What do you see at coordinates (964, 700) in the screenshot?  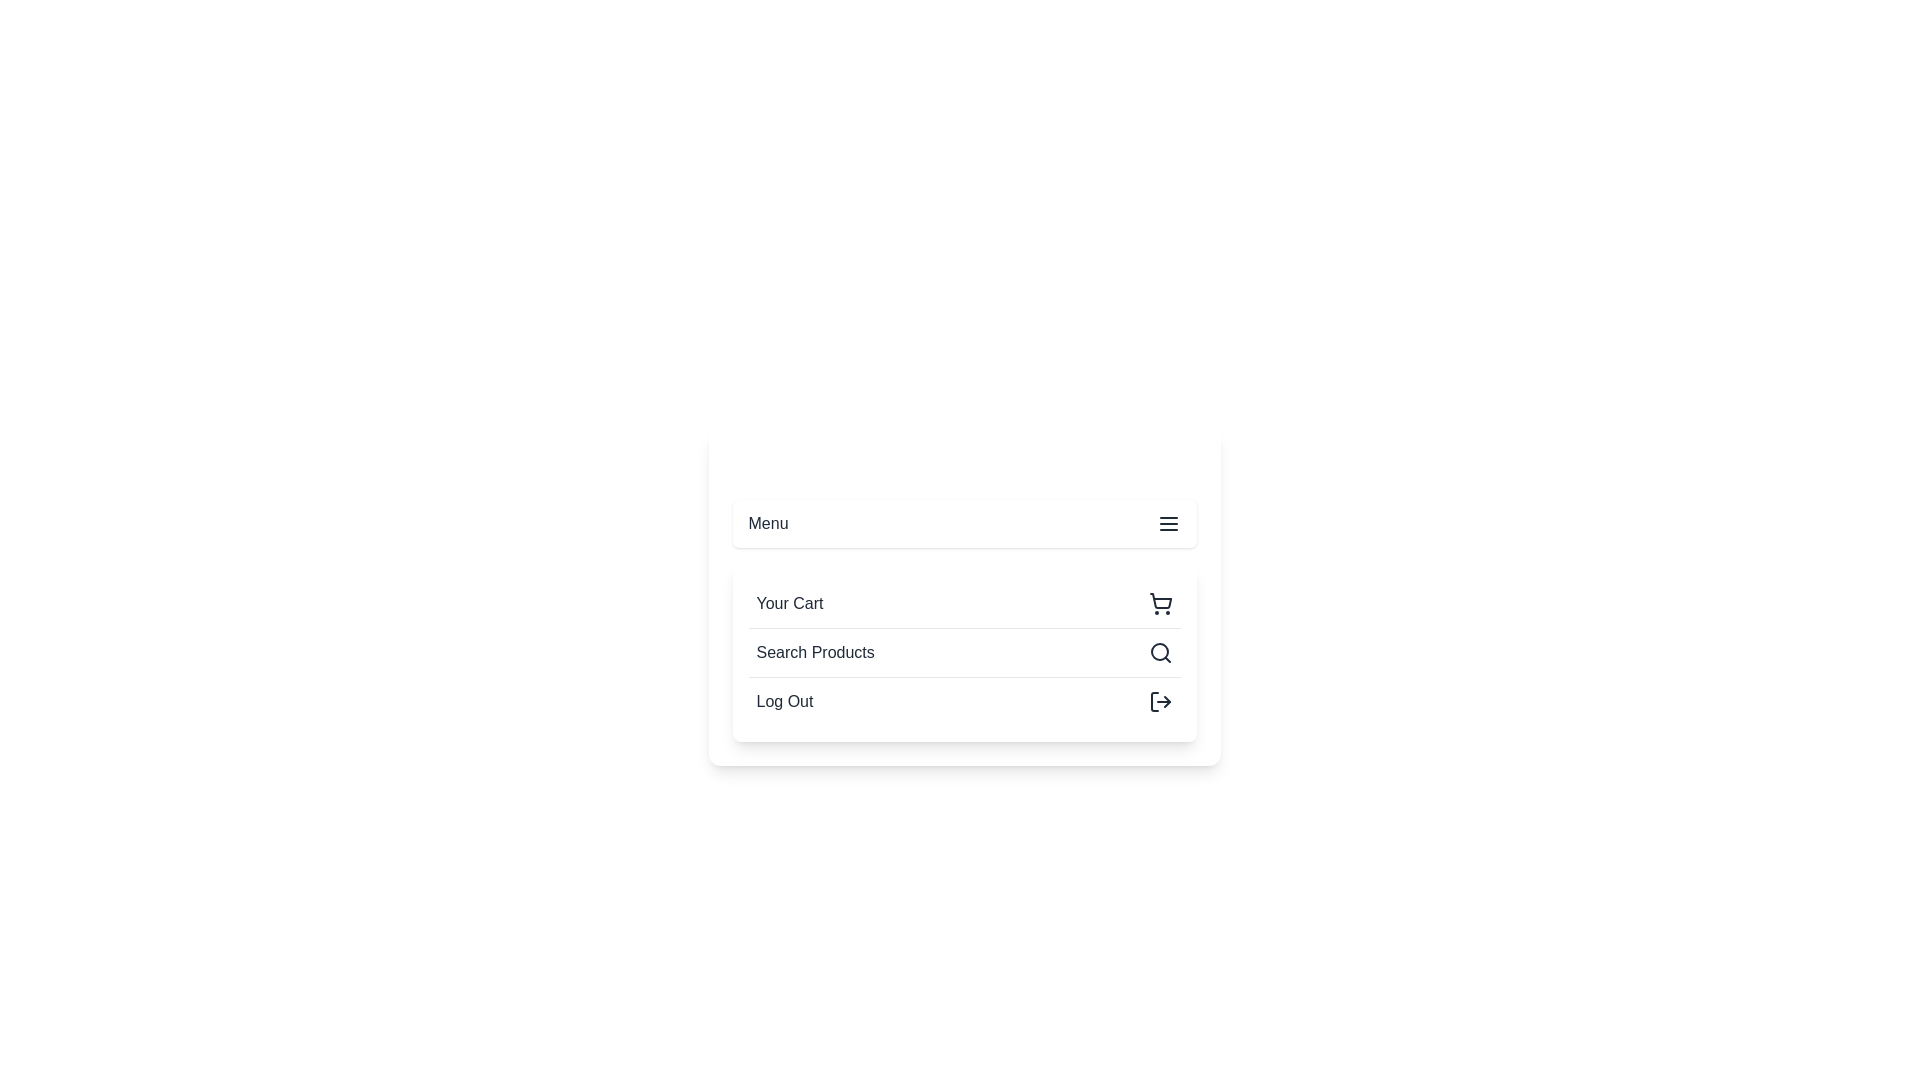 I see `the 'Log Out' button located at the bottom of the dropdown menu` at bounding box center [964, 700].